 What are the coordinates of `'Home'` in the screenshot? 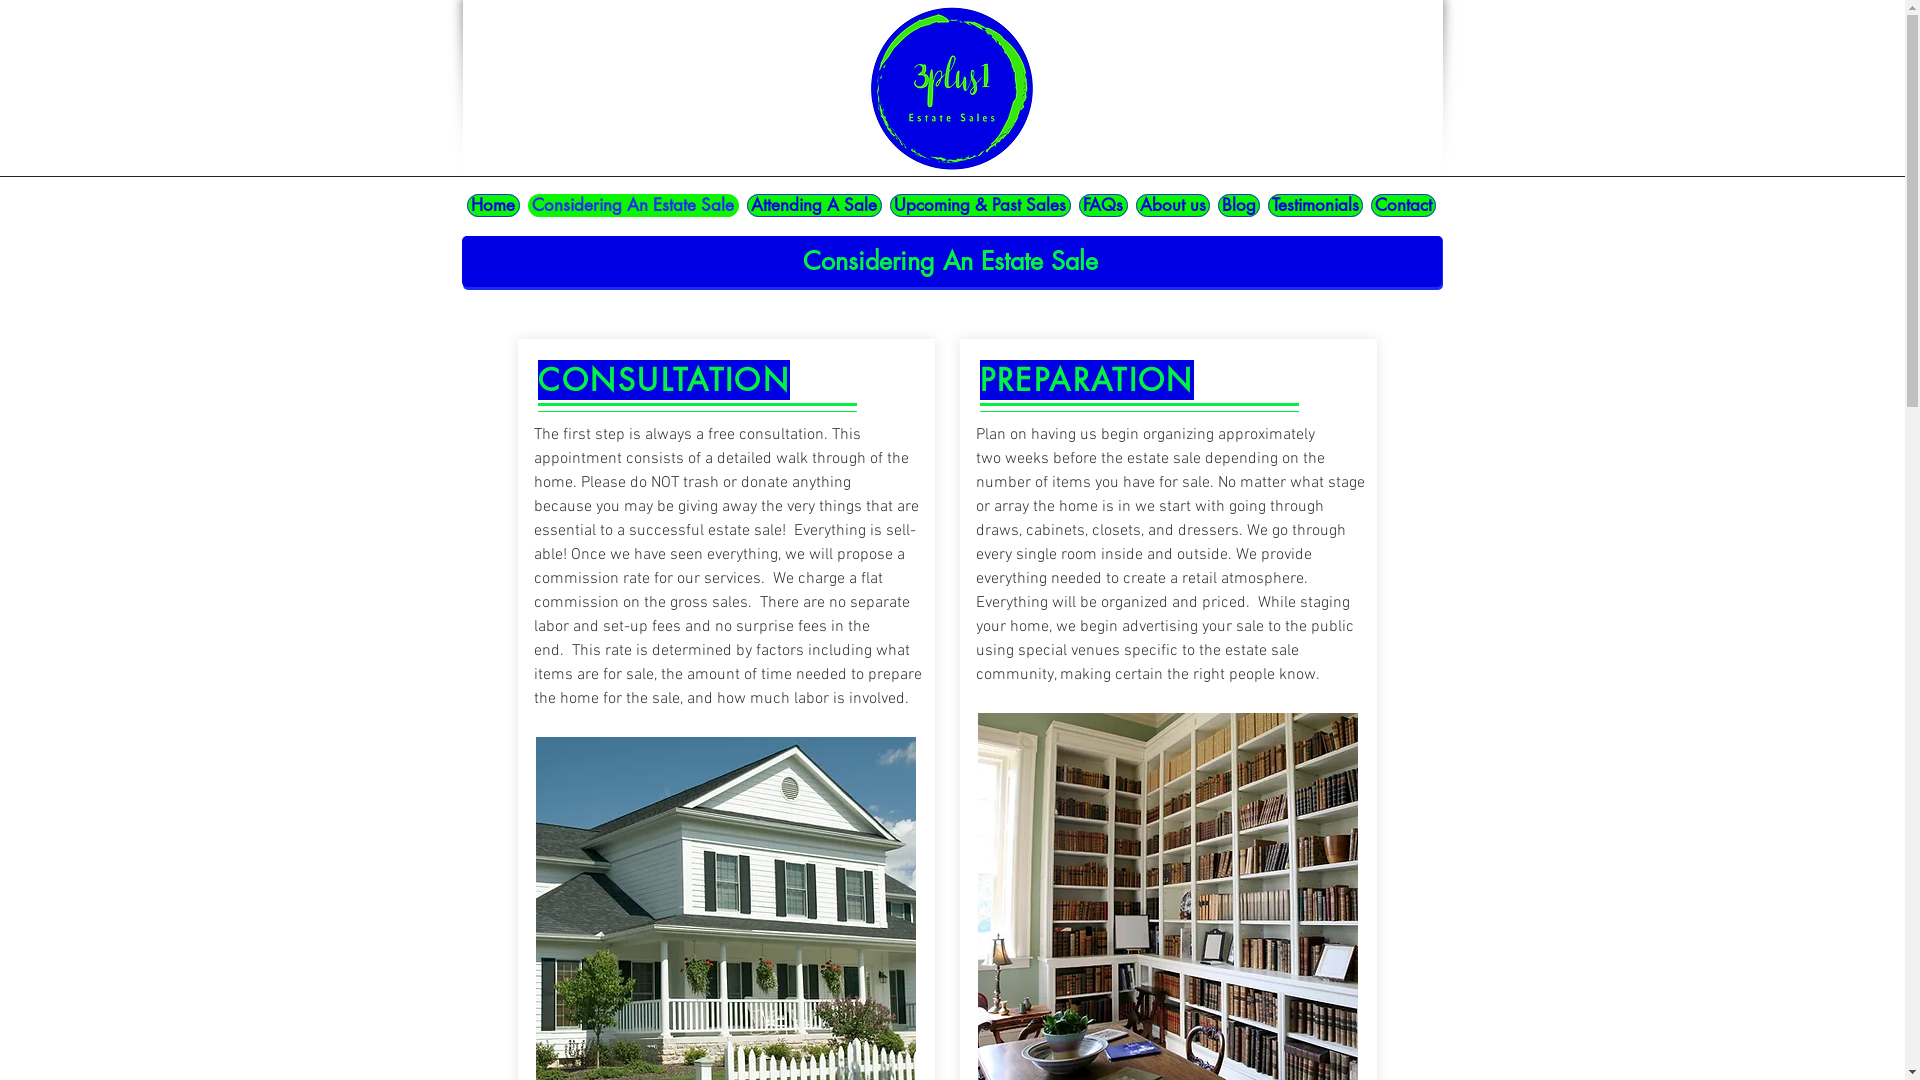 It's located at (492, 205).